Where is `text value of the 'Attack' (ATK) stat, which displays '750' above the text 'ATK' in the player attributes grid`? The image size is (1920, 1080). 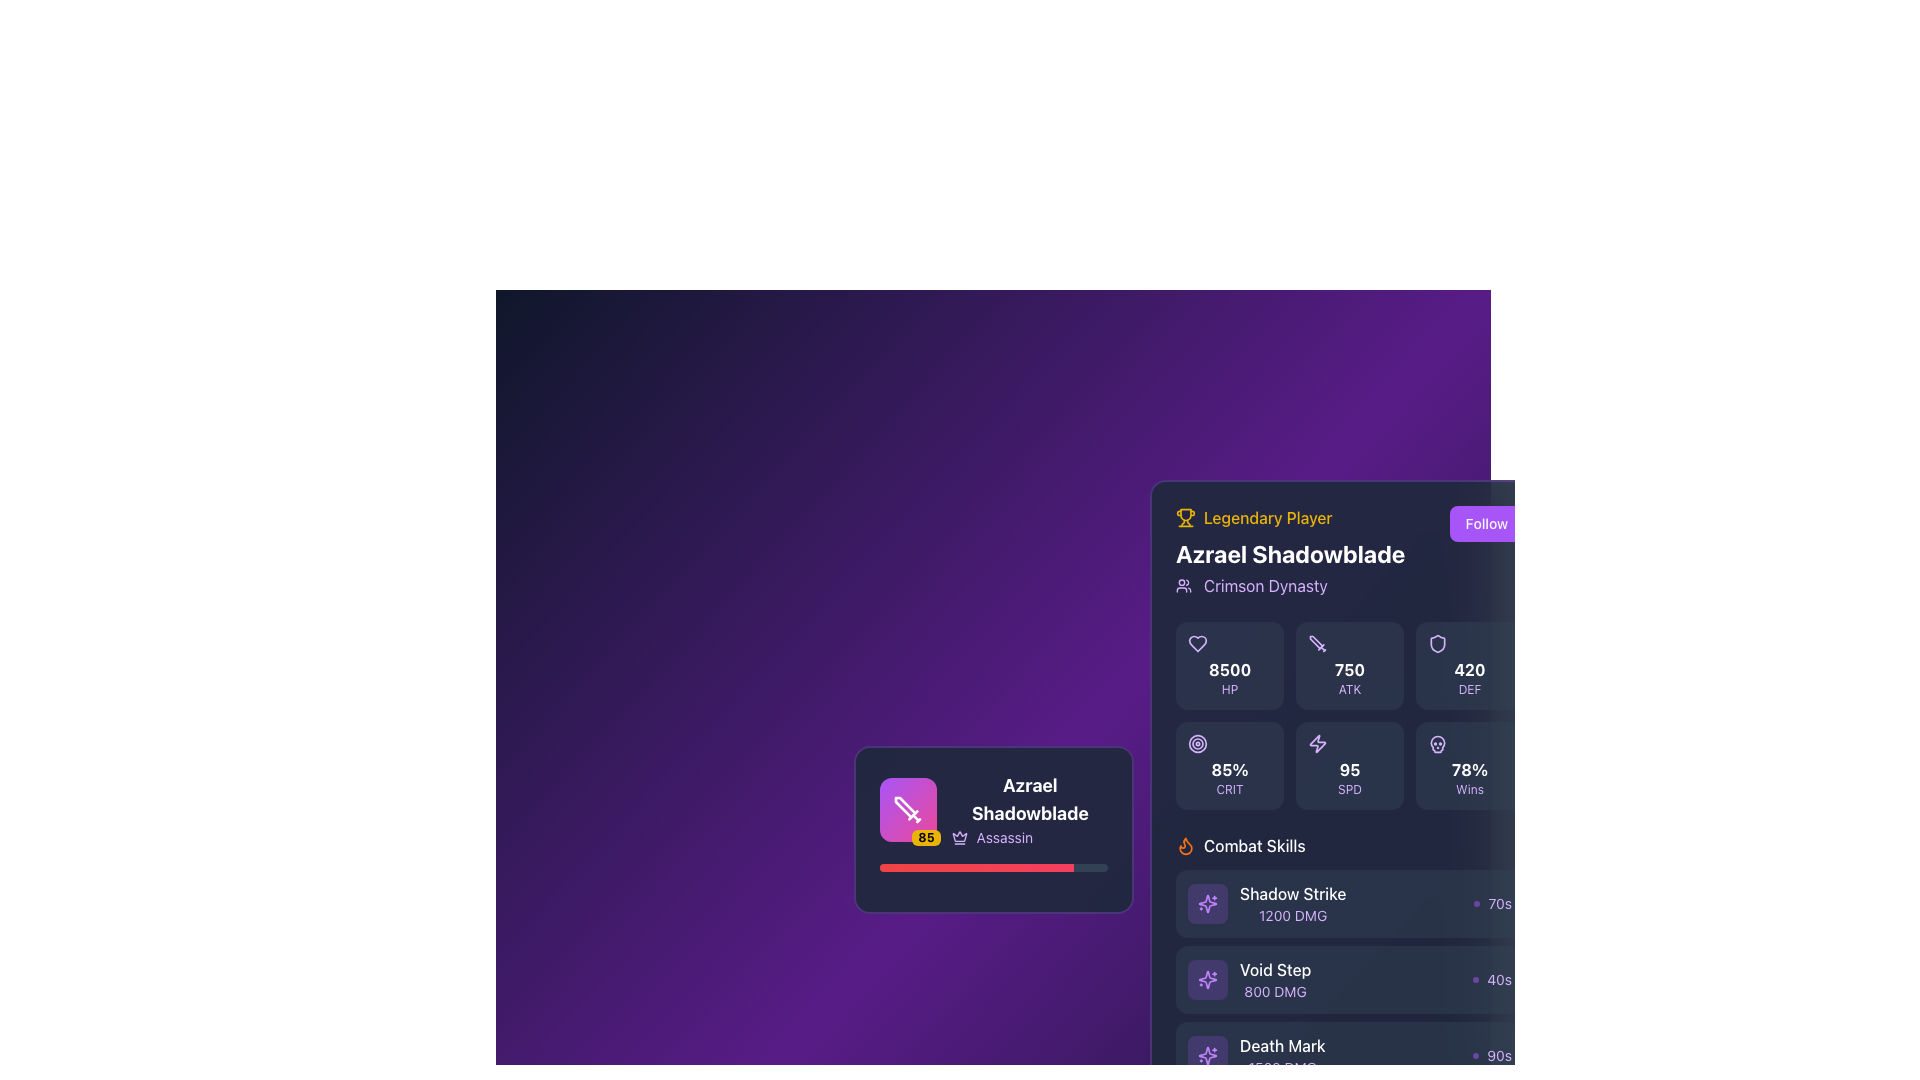 text value of the 'Attack' (ATK) stat, which displays '750' above the text 'ATK' in the player attributes grid is located at coordinates (1349, 670).